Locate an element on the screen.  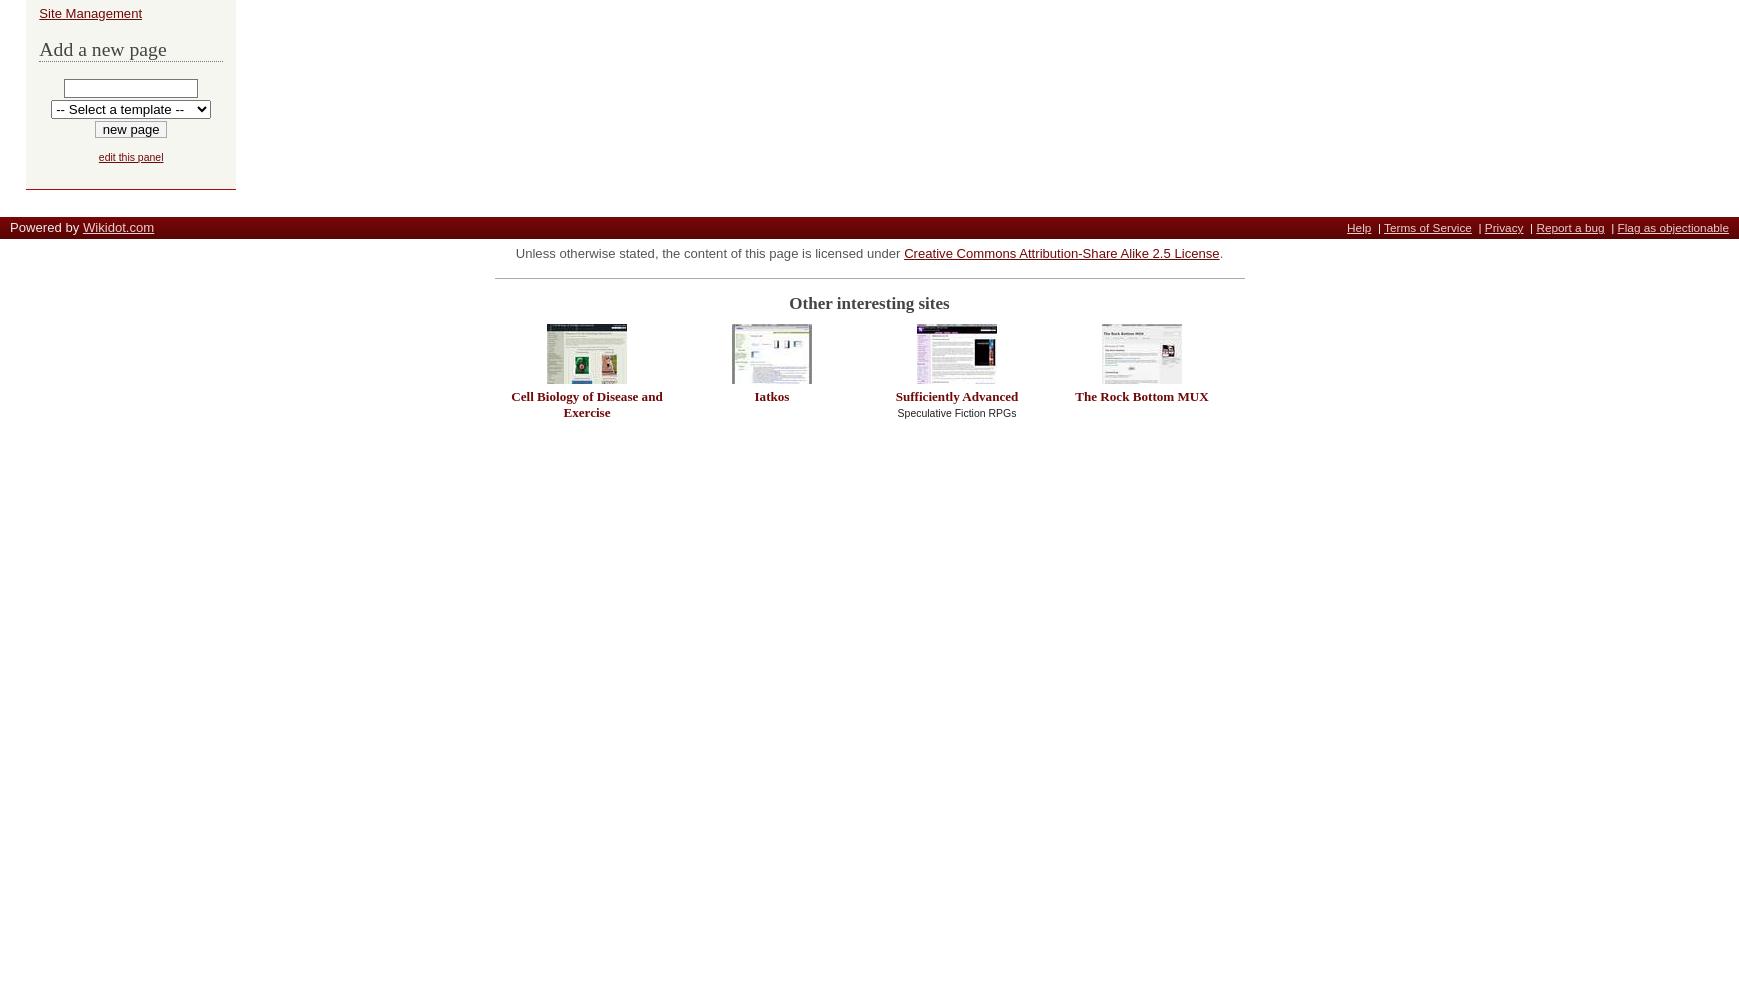
'Report a bug' is located at coordinates (1569, 227).